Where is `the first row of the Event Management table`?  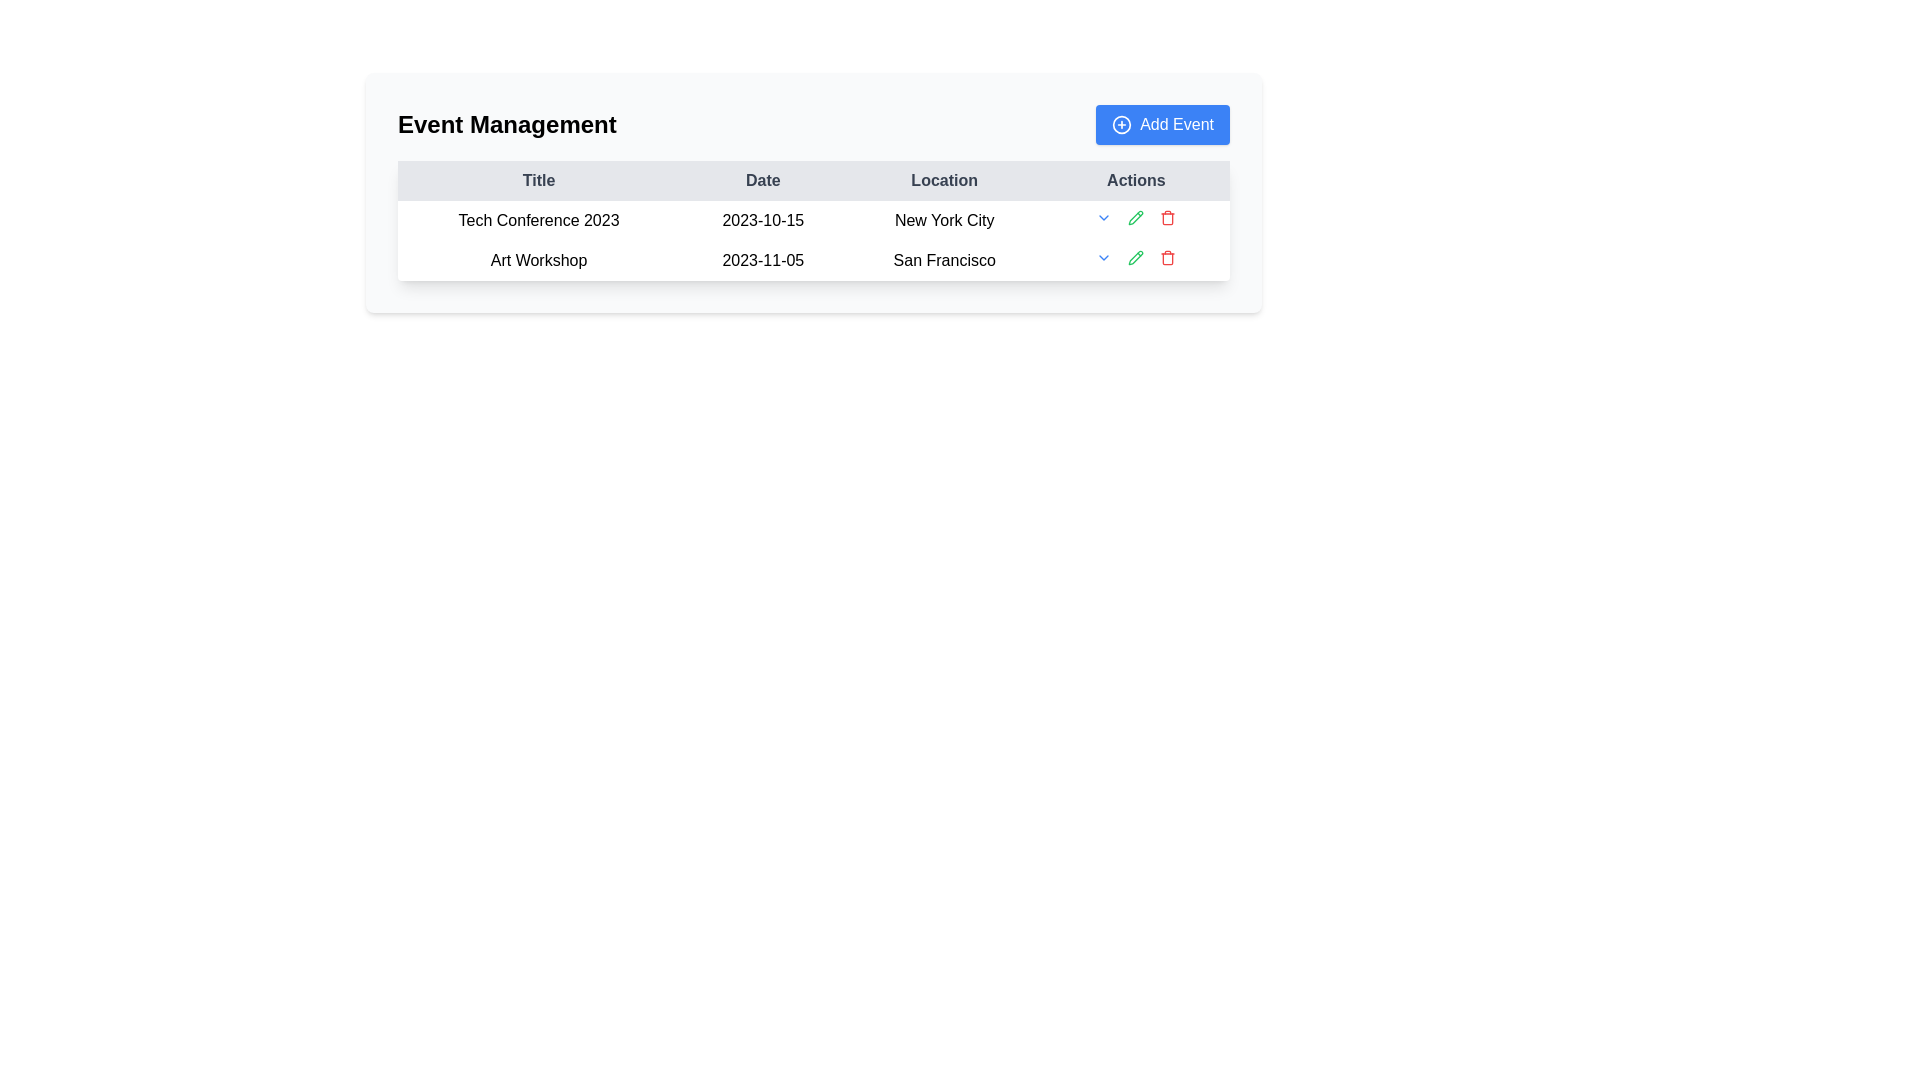
the first row of the Event Management table is located at coordinates (814, 220).